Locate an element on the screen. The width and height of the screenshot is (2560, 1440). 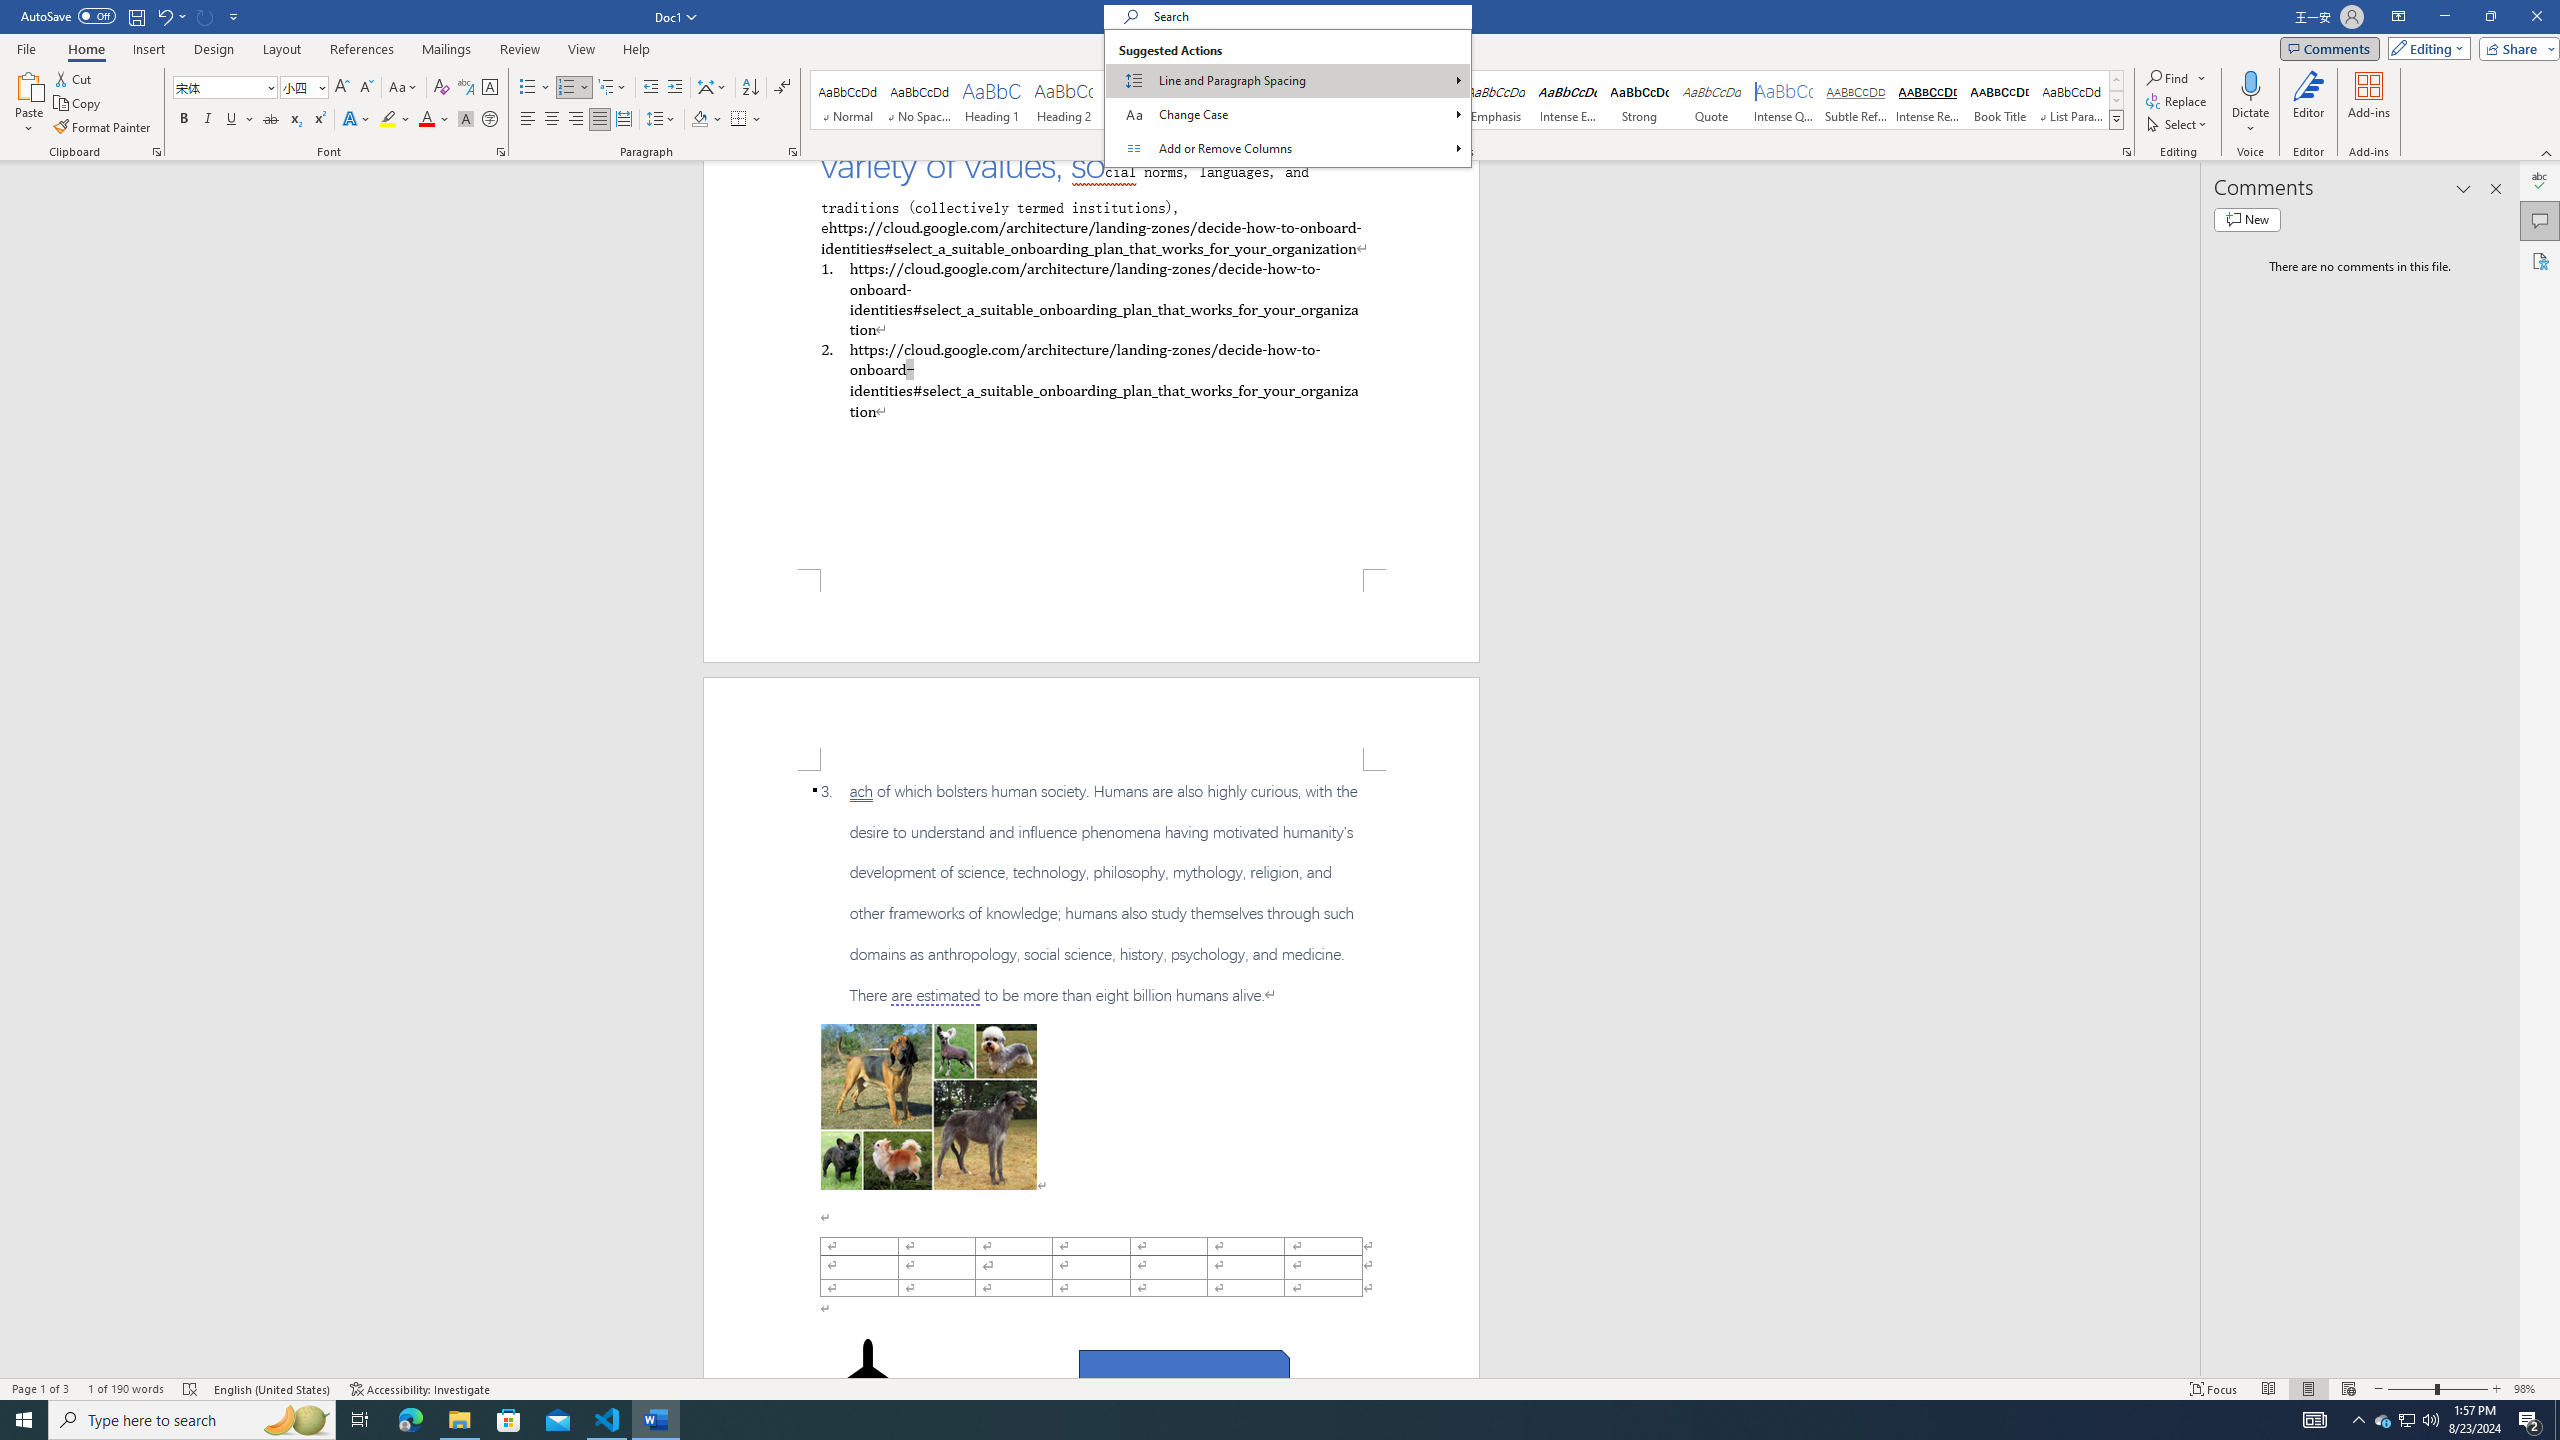
'New comment' is located at coordinates (2246, 218).